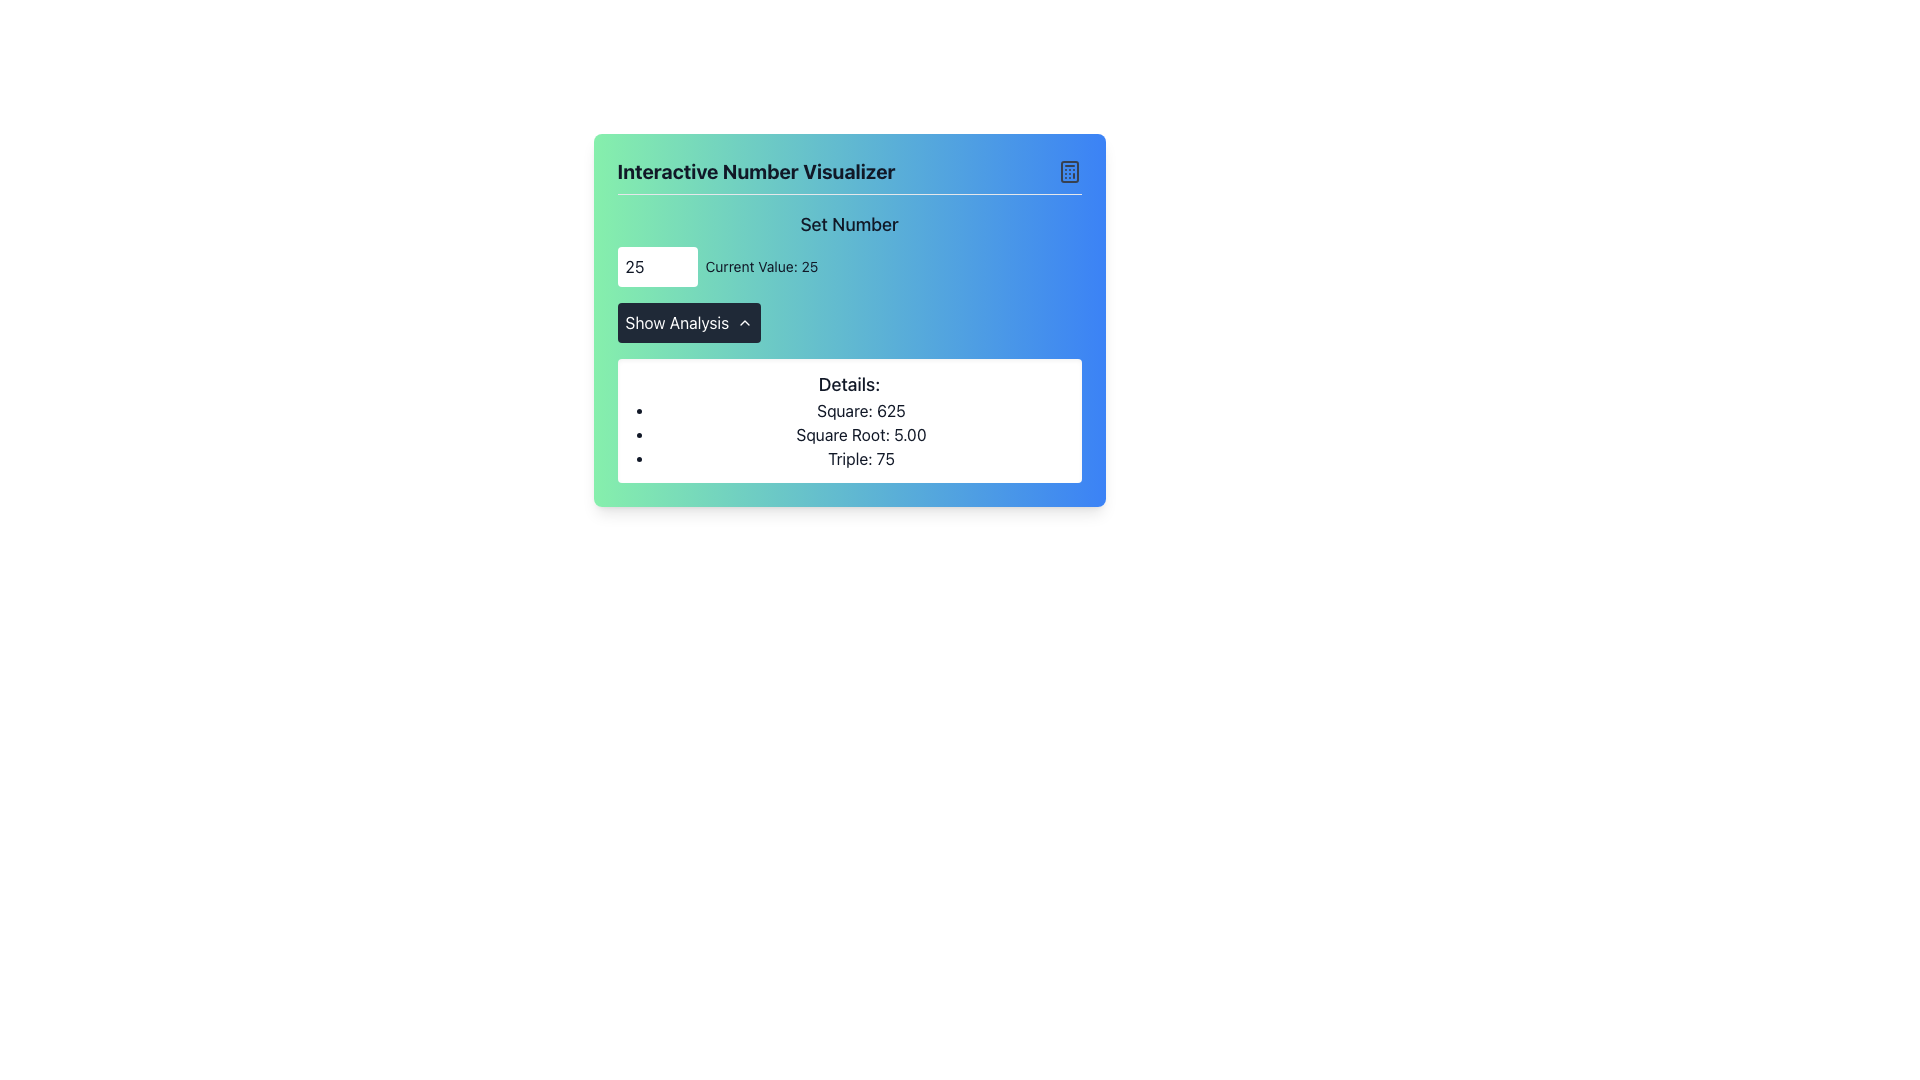 The height and width of the screenshot is (1080, 1920). Describe the element at coordinates (861, 434) in the screenshot. I see `the text label that reads 'Square Root: 5.00', which is the second item in a vertical list under the 'Details' title, centrally placed within a white background panel` at that location.